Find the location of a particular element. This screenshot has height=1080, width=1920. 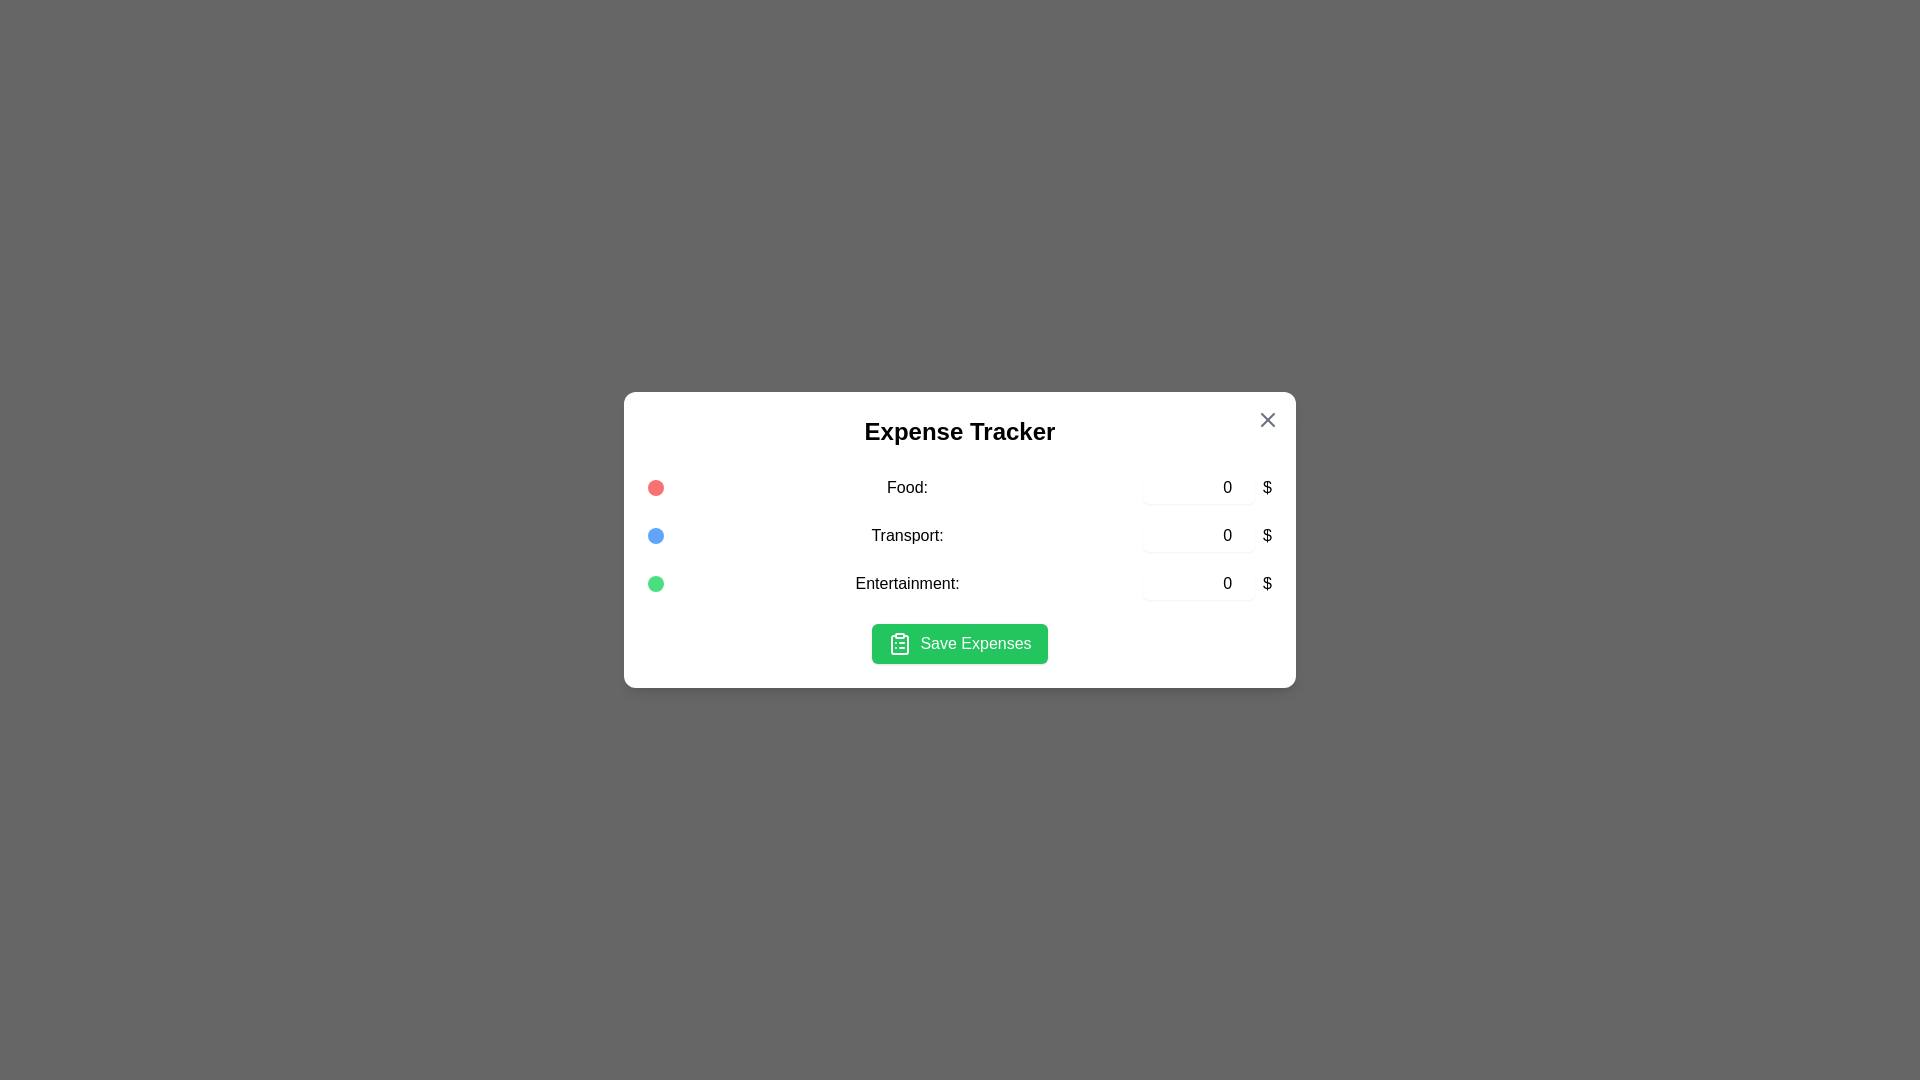

the expense amount for the 'Food' category to 5138 is located at coordinates (1199, 488).